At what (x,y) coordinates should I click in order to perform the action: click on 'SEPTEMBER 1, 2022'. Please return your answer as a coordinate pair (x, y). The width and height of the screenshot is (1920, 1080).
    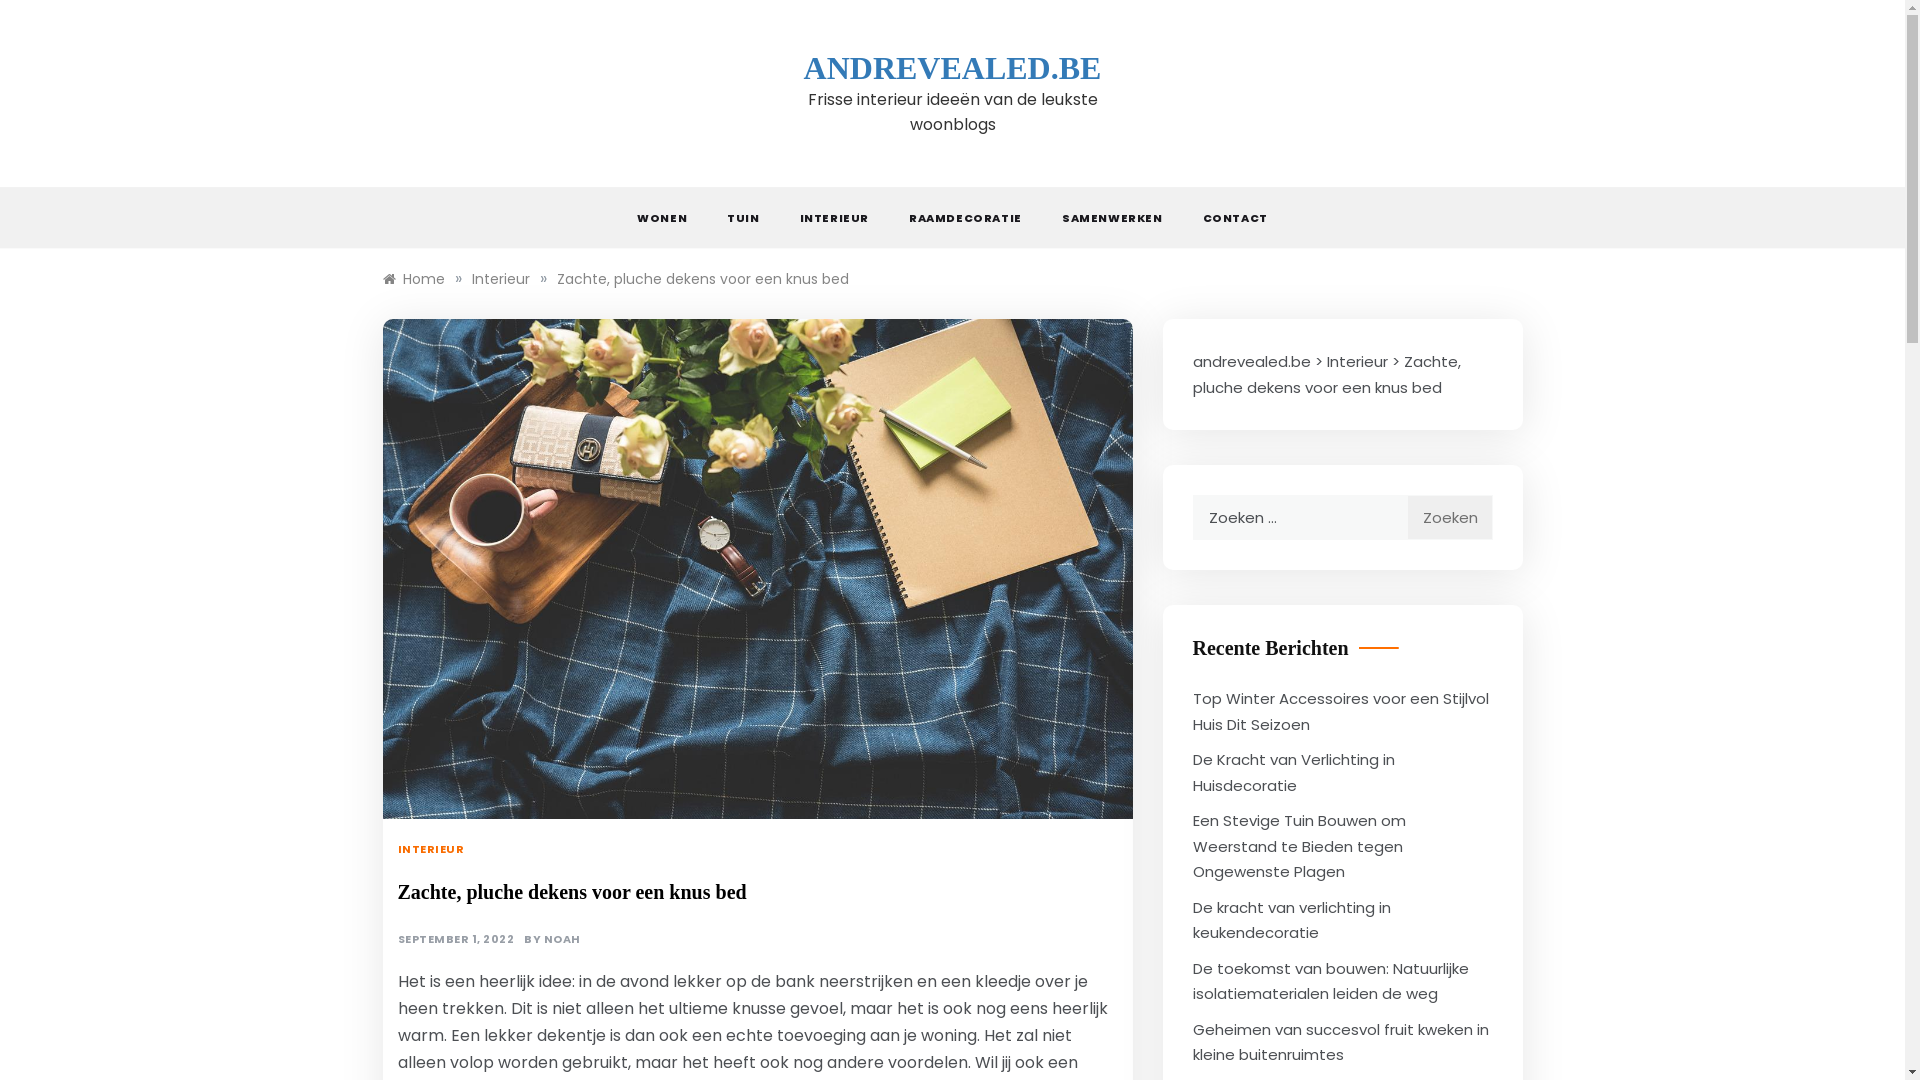
    Looking at the image, I should click on (455, 940).